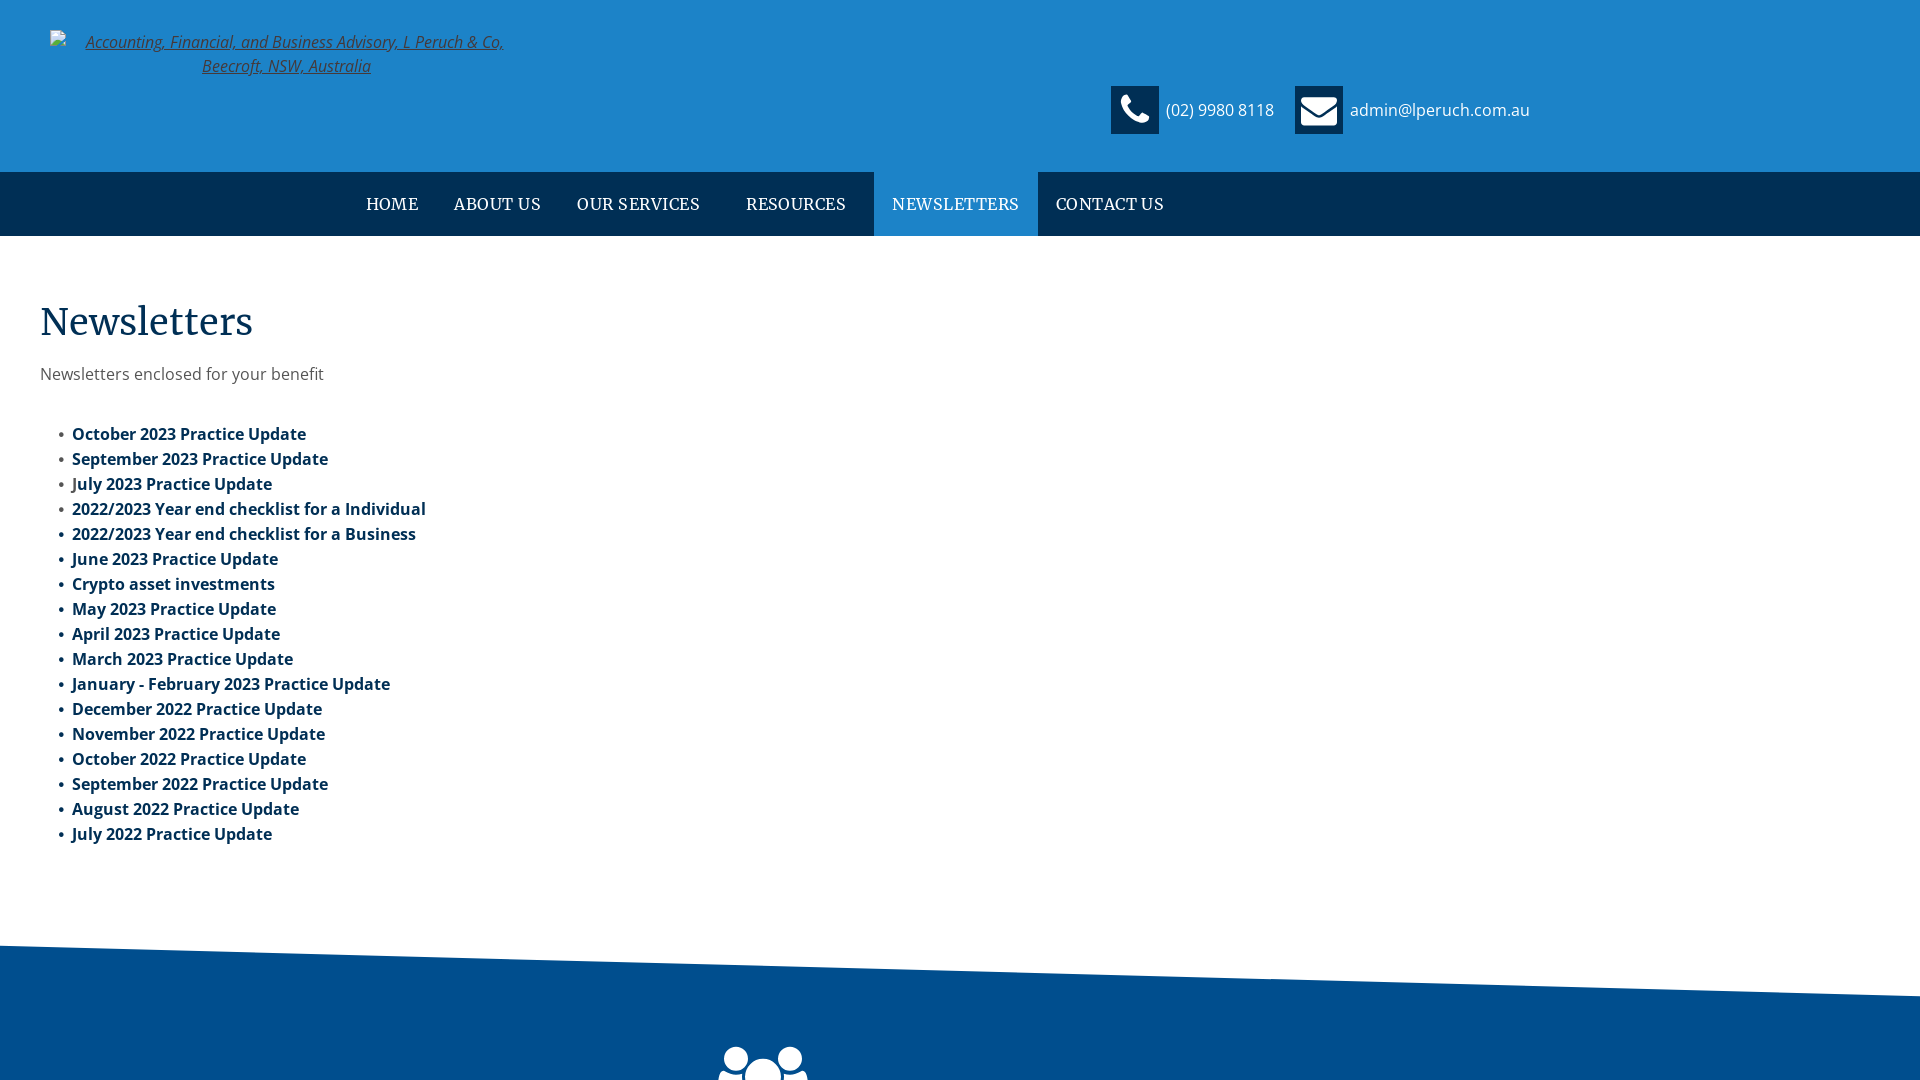  Describe the element at coordinates (248, 508) in the screenshot. I see `'2022/2023 Year end checklist for a Individual'` at that location.